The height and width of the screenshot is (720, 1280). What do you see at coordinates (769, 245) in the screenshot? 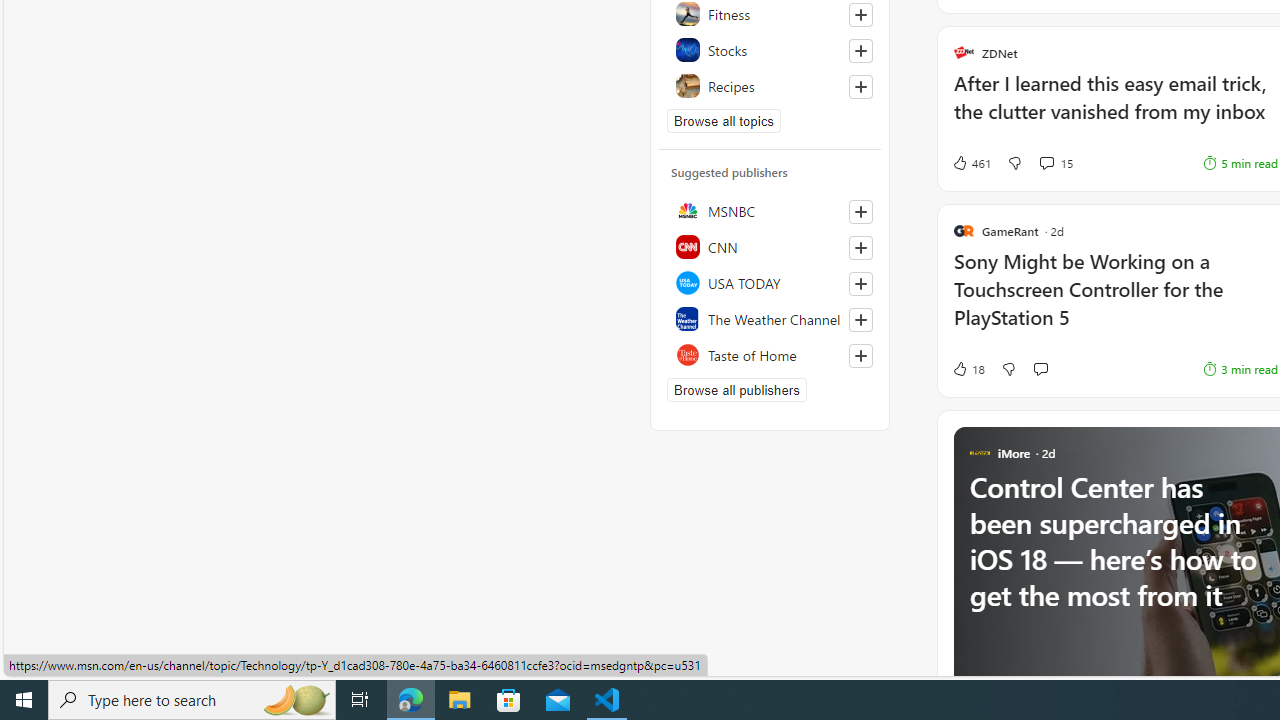
I see `'CNN'` at bounding box center [769, 245].